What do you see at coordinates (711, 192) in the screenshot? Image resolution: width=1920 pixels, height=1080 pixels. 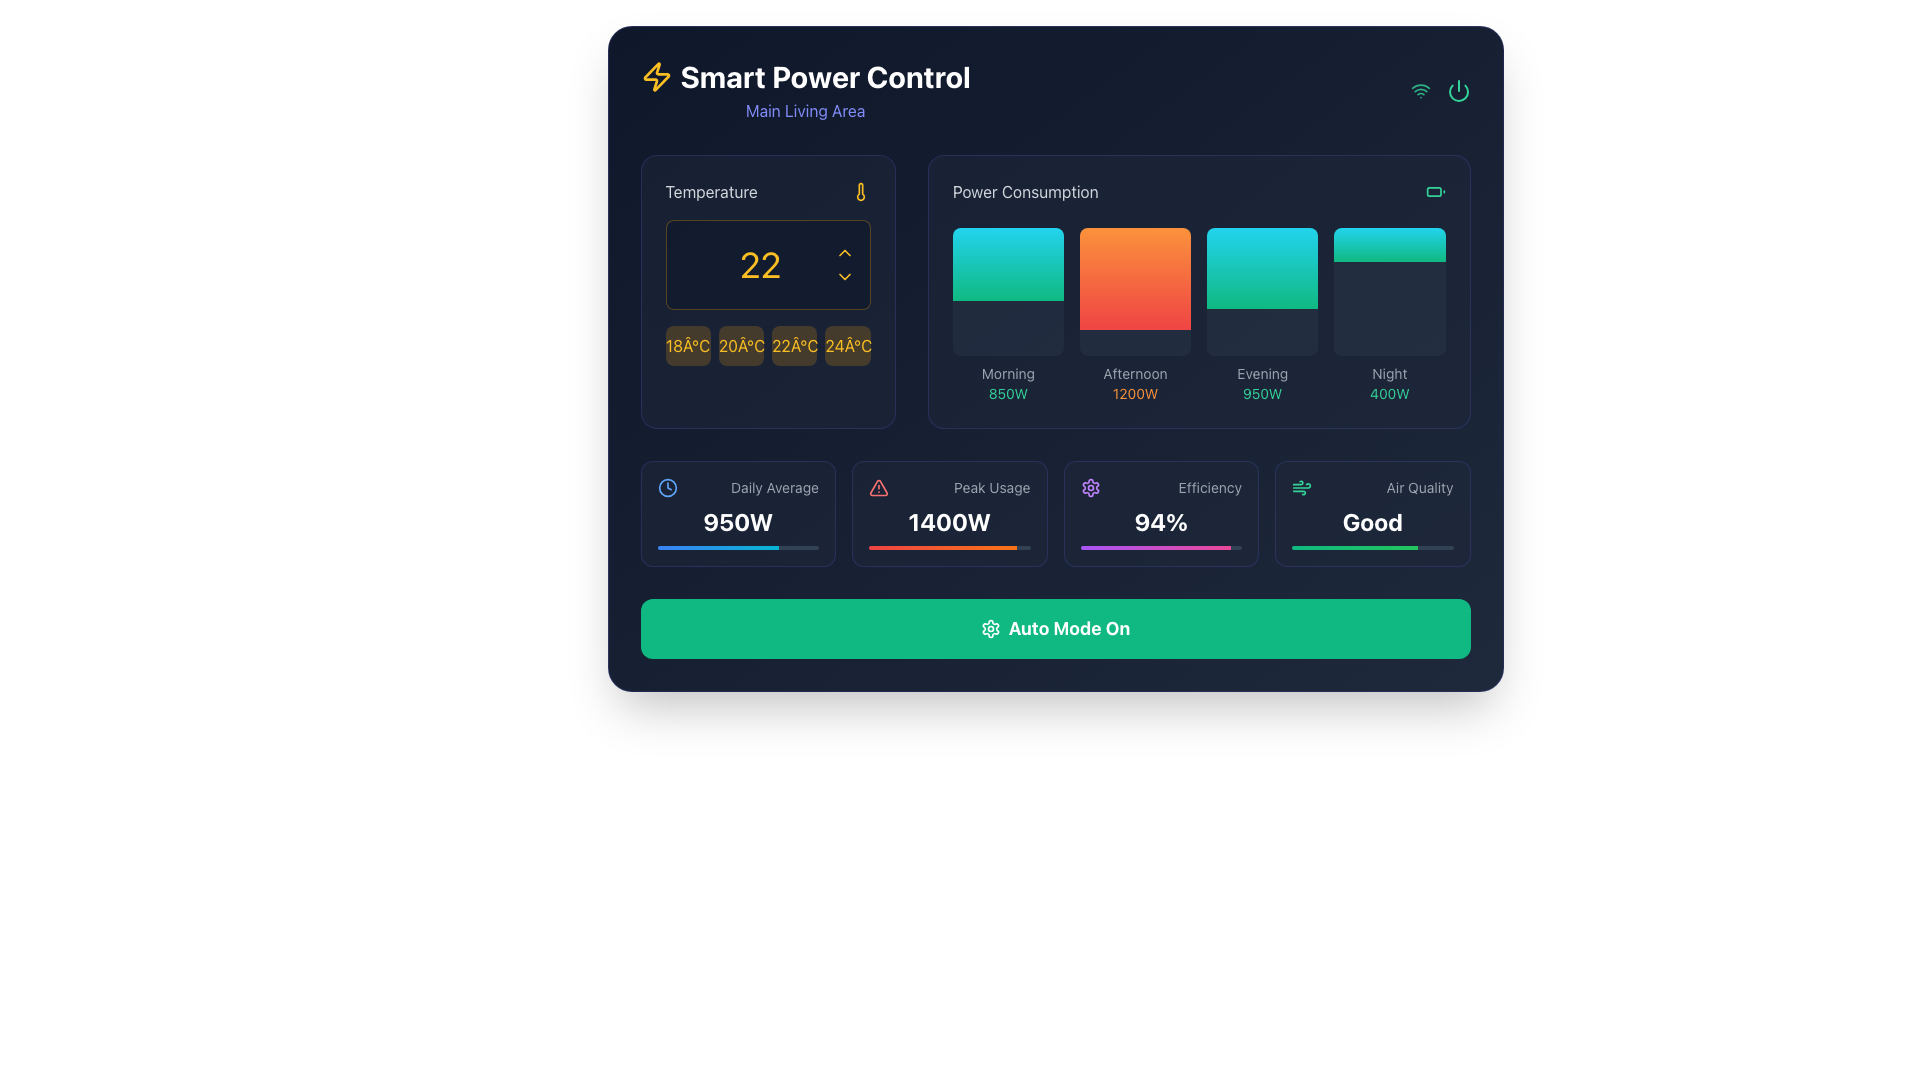 I see `text from the Text Label that serves as a descriptive header for the temperature-related module, located to the left of the thermometer icon` at bounding box center [711, 192].